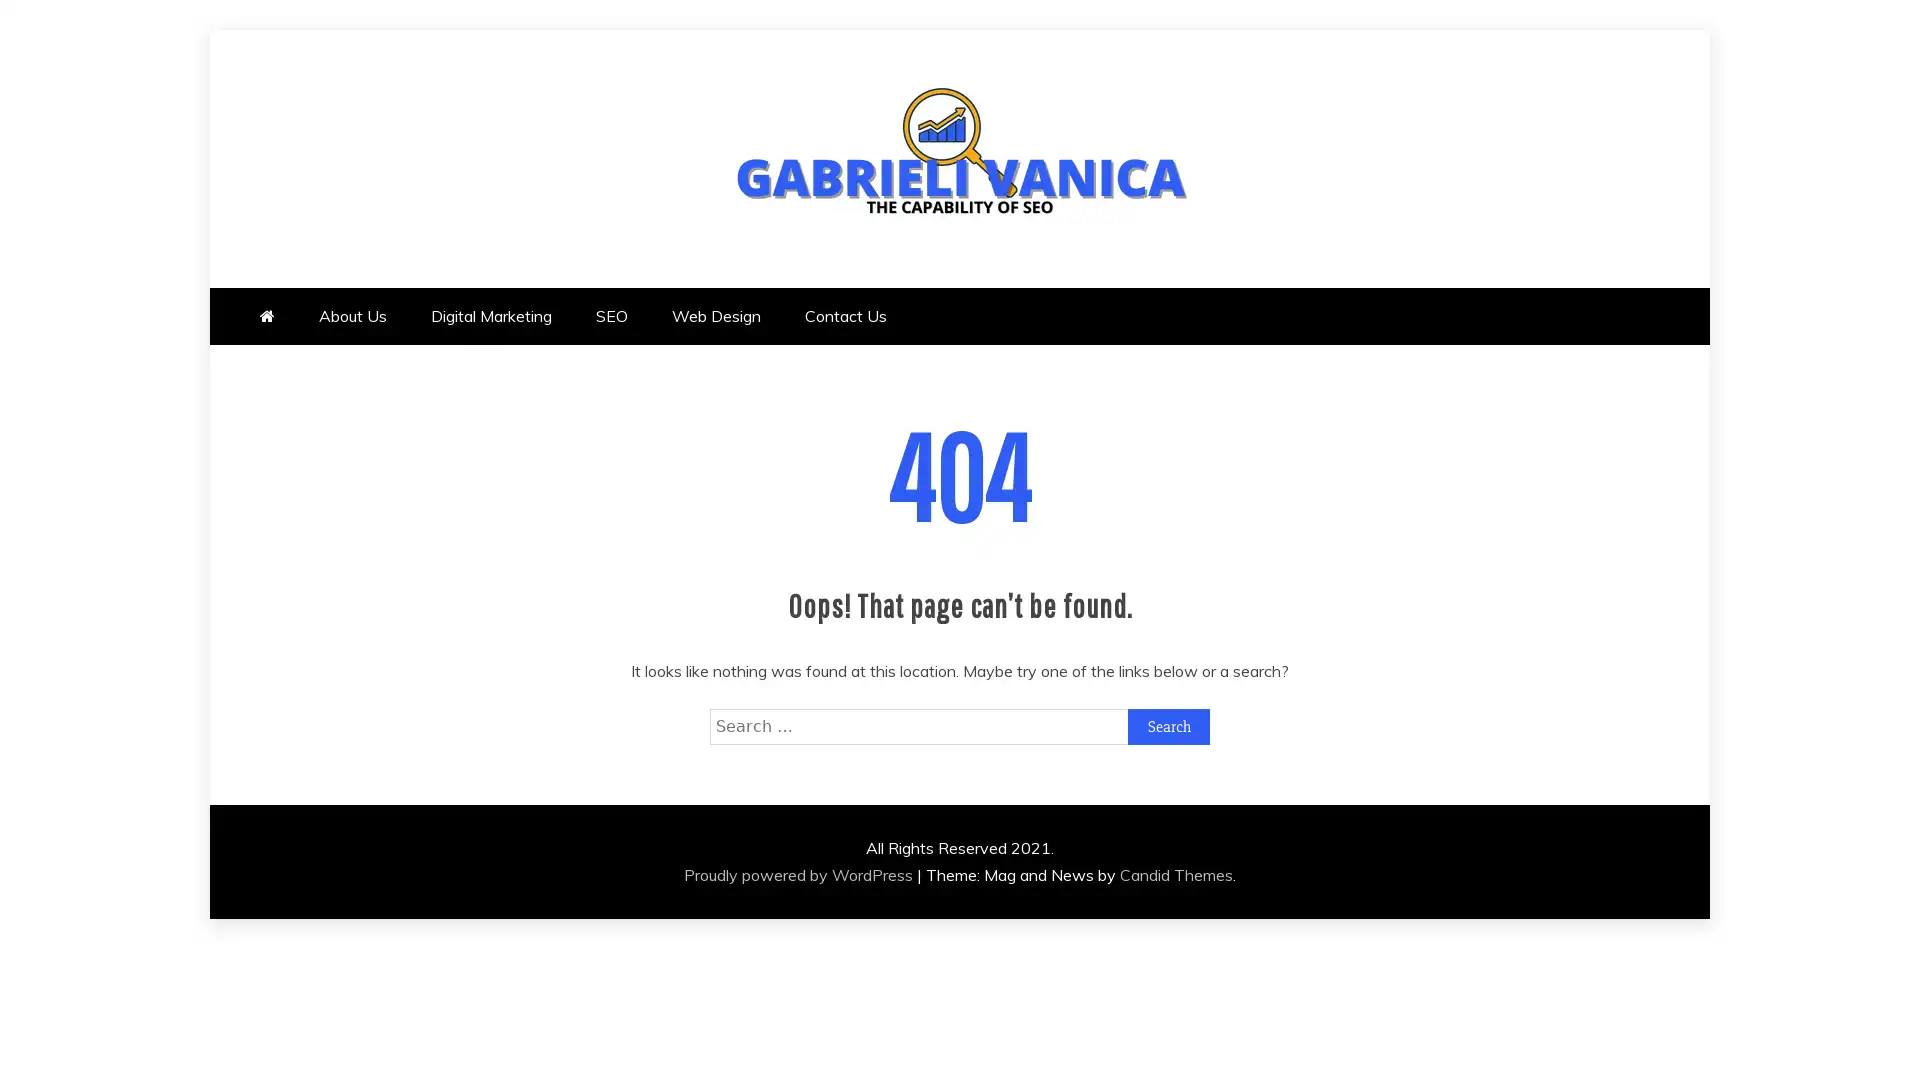 Image resolution: width=1920 pixels, height=1080 pixels. Describe the element at coordinates (1169, 725) in the screenshot. I see `Search` at that location.